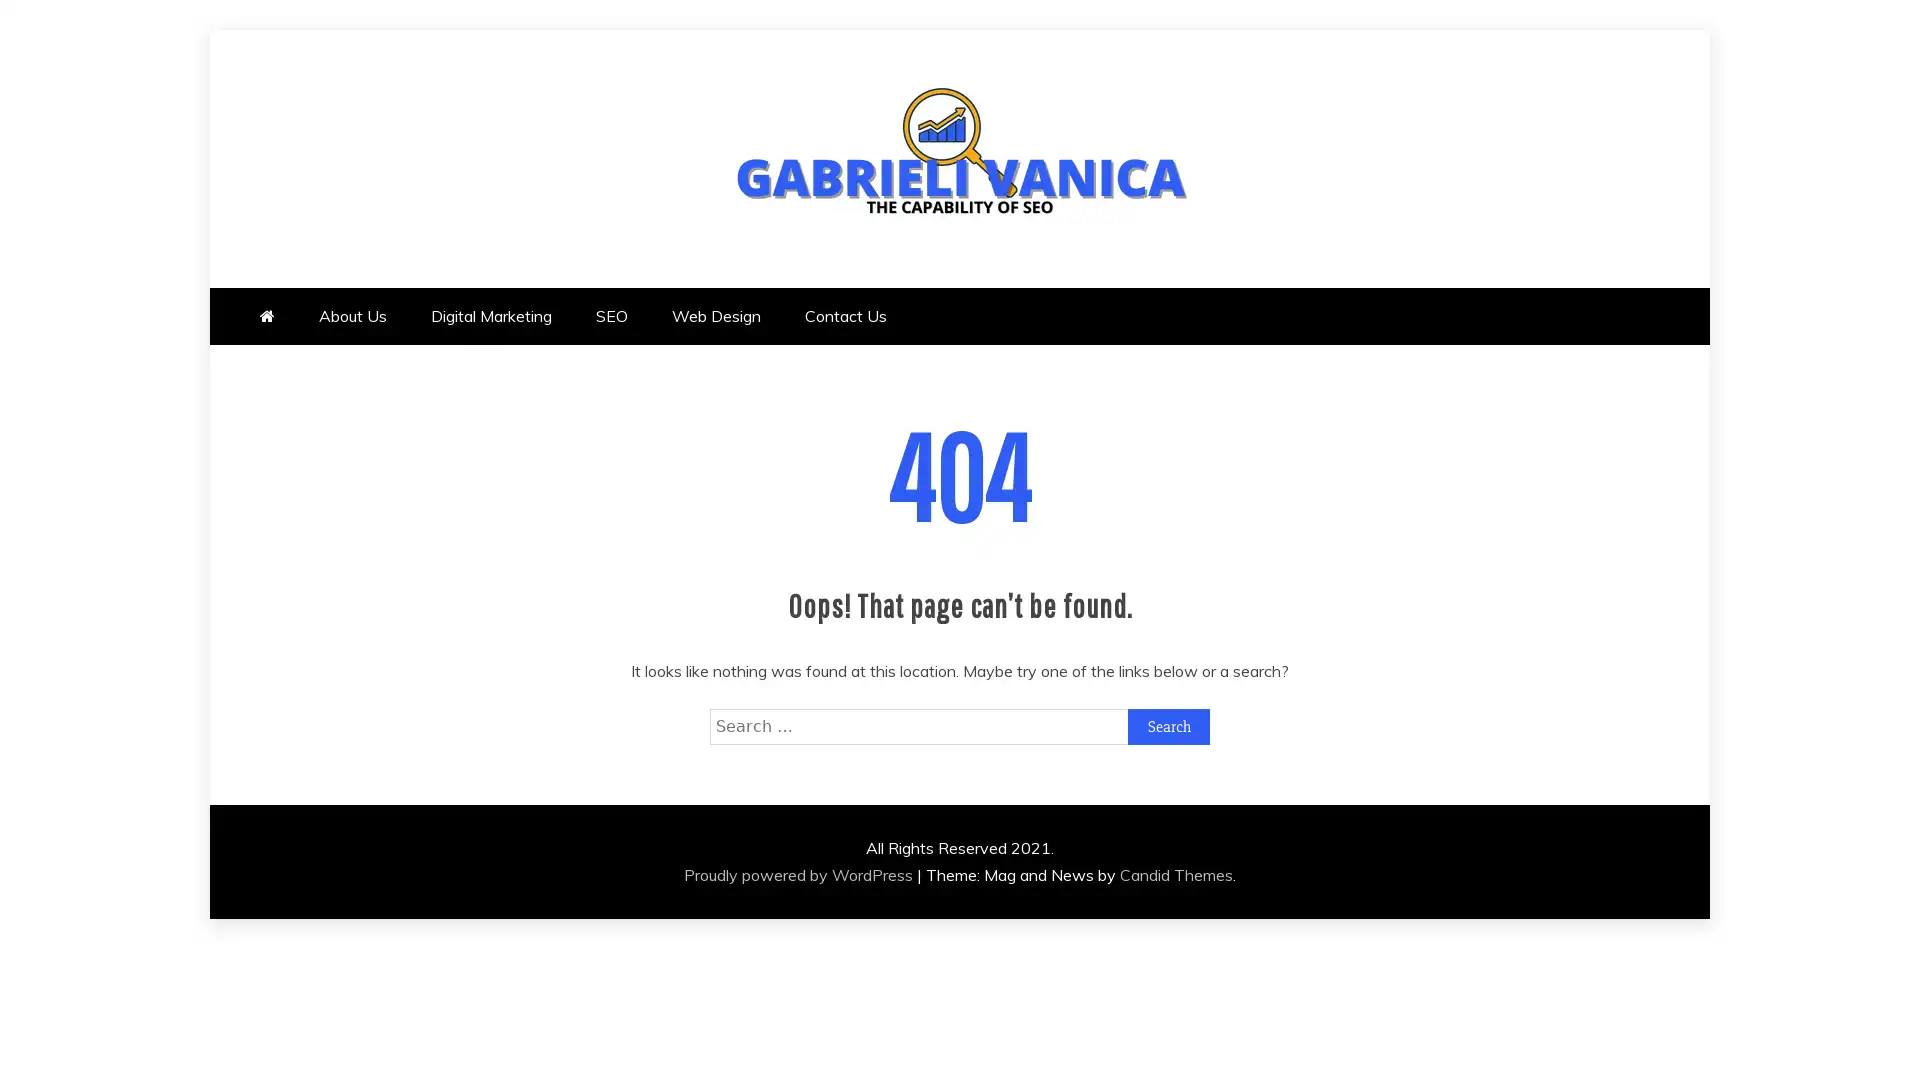 Image resolution: width=1920 pixels, height=1080 pixels. Describe the element at coordinates (1169, 725) in the screenshot. I see `Search` at that location.